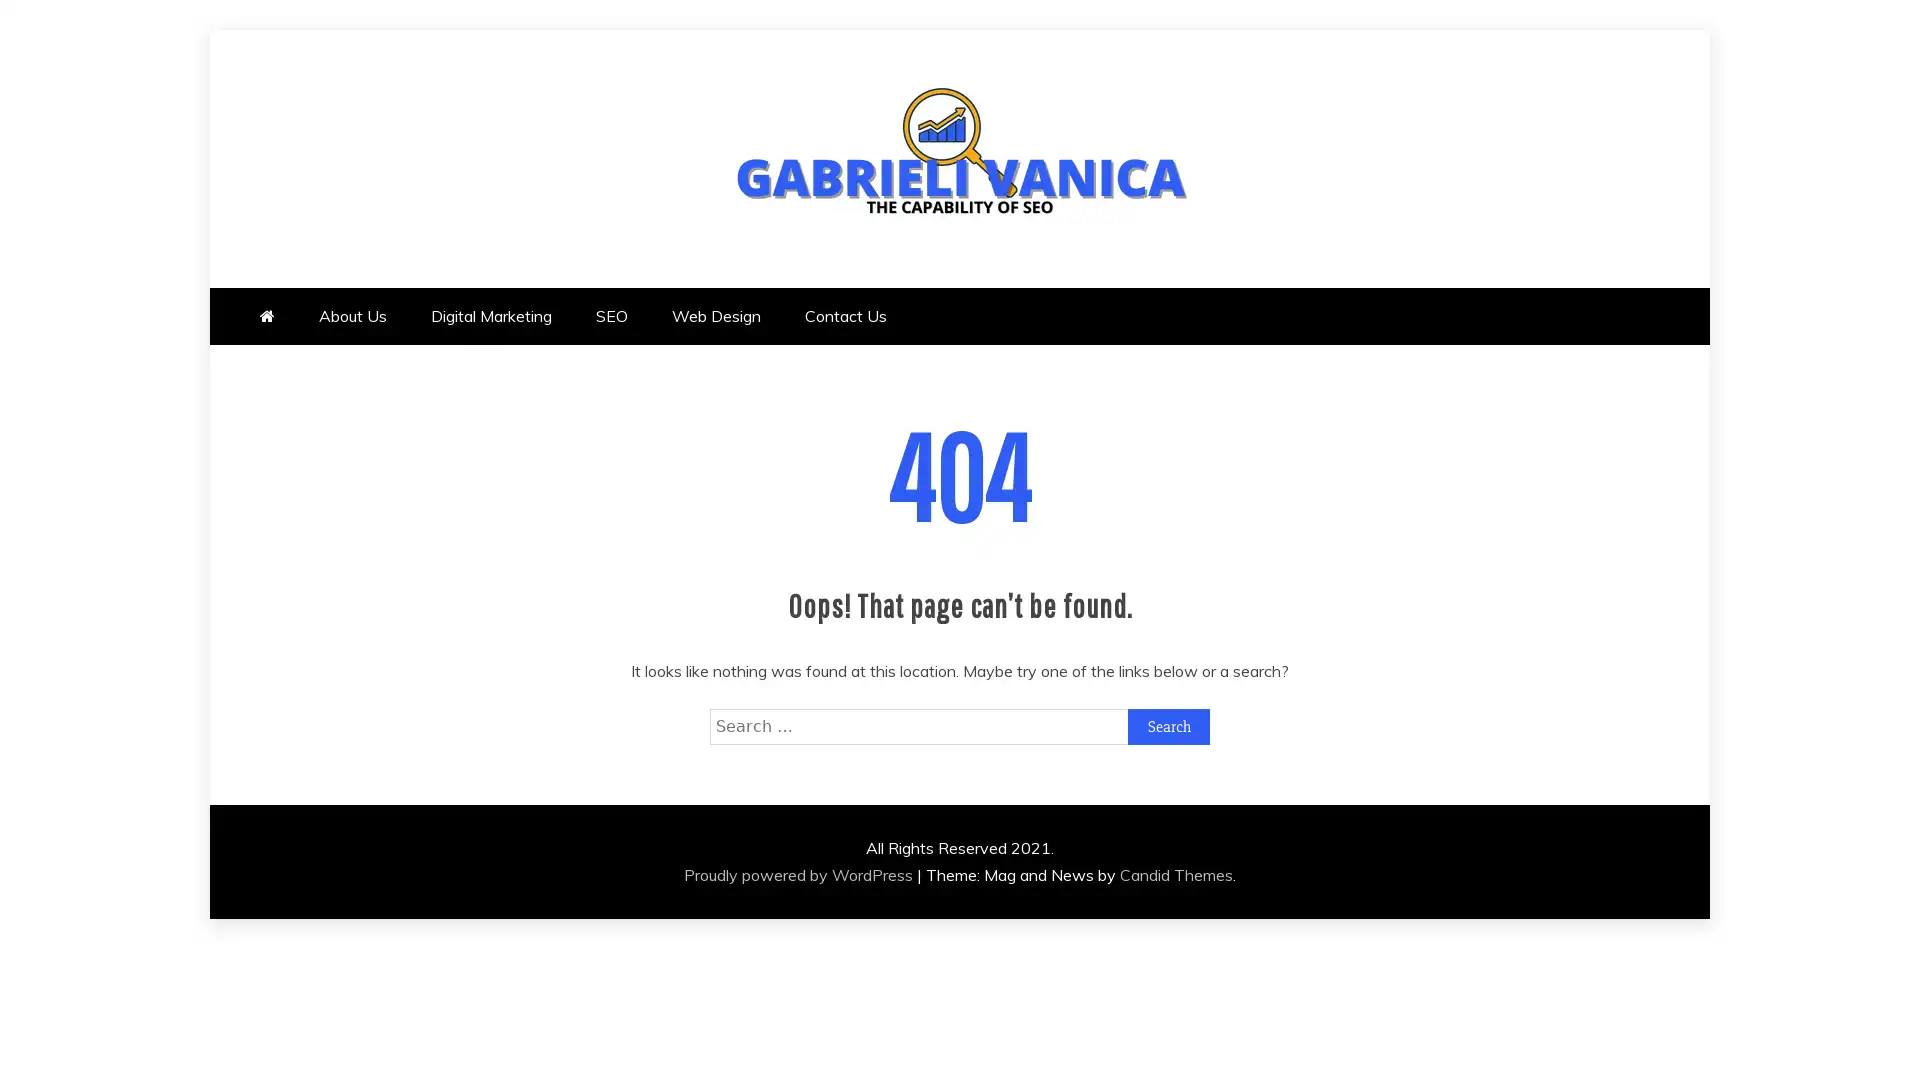 Image resolution: width=1920 pixels, height=1080 pixels. Describe the element at coordinates (1169, 725) in the screenshot. I see `Search` at that location.